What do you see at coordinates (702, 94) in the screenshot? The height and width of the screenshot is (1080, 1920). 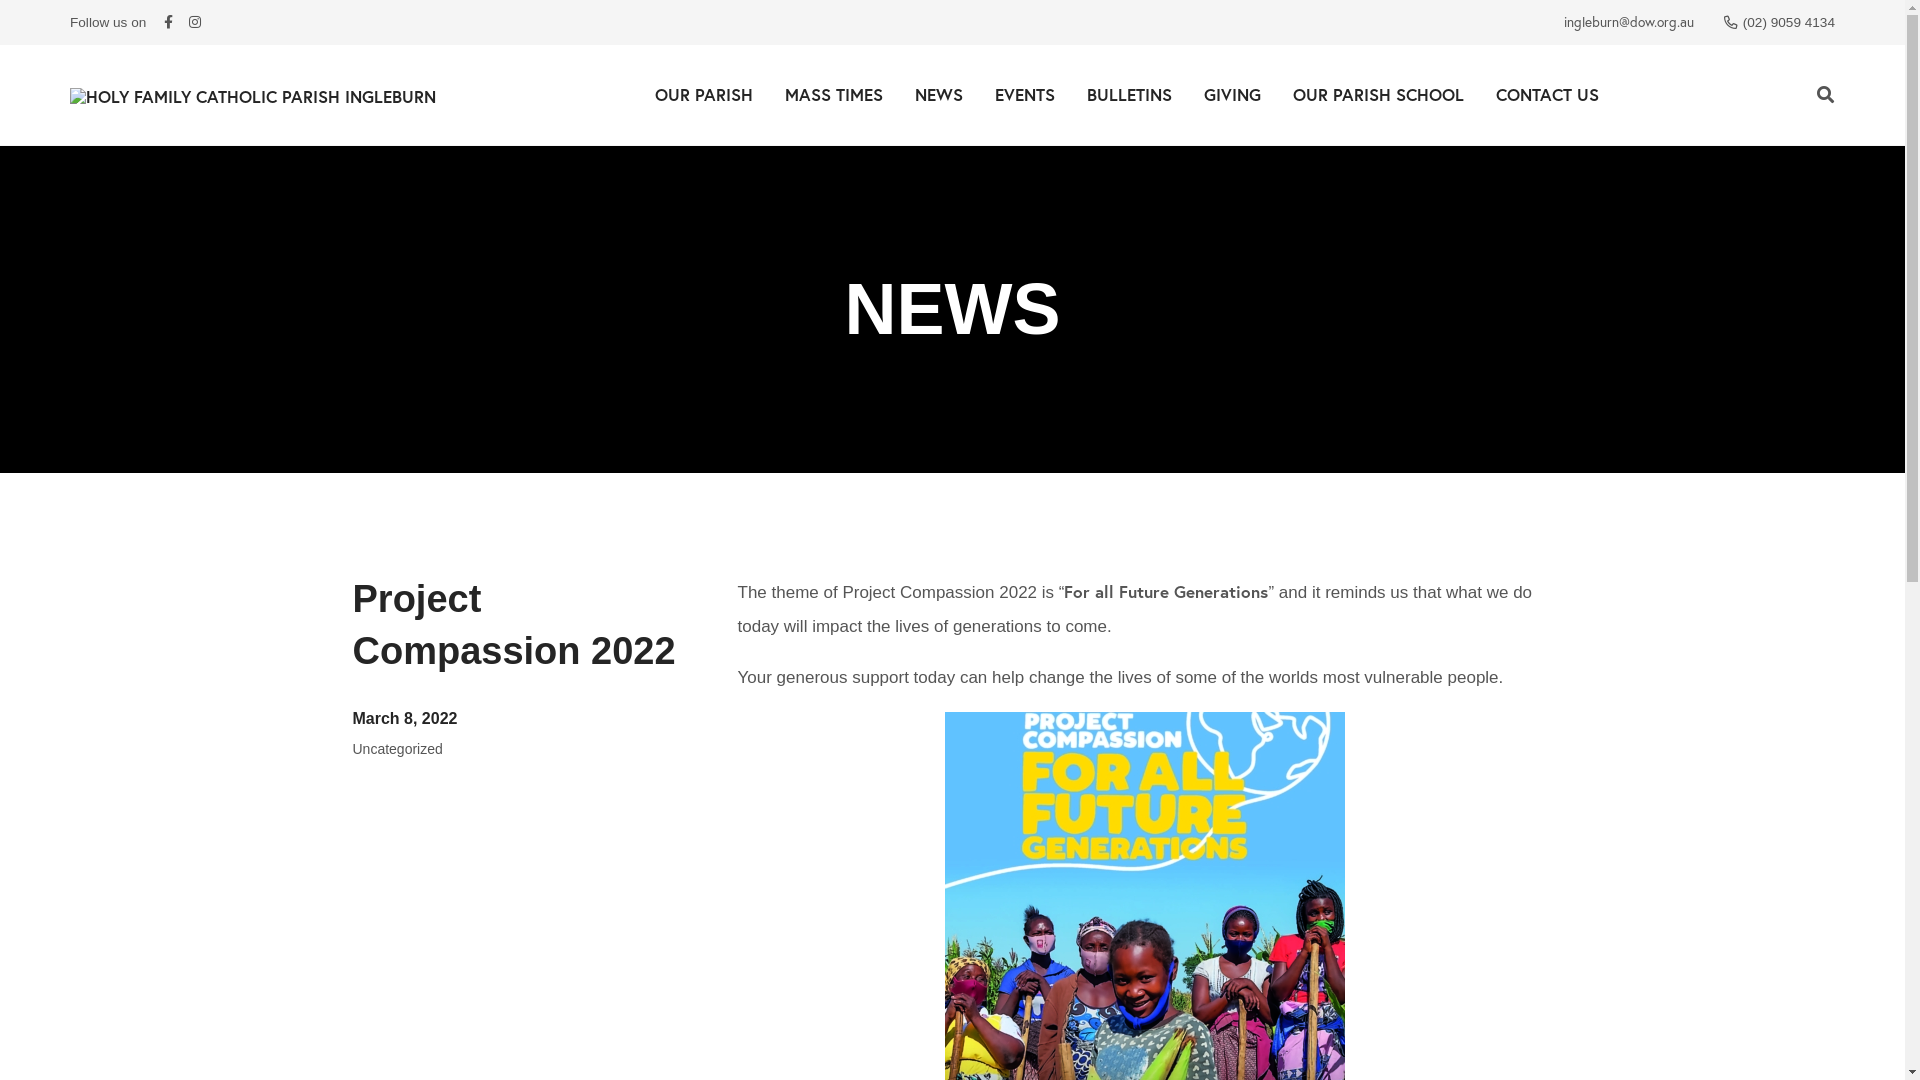 I see `'OUR PARISH'` at bounding box center [702, 94].